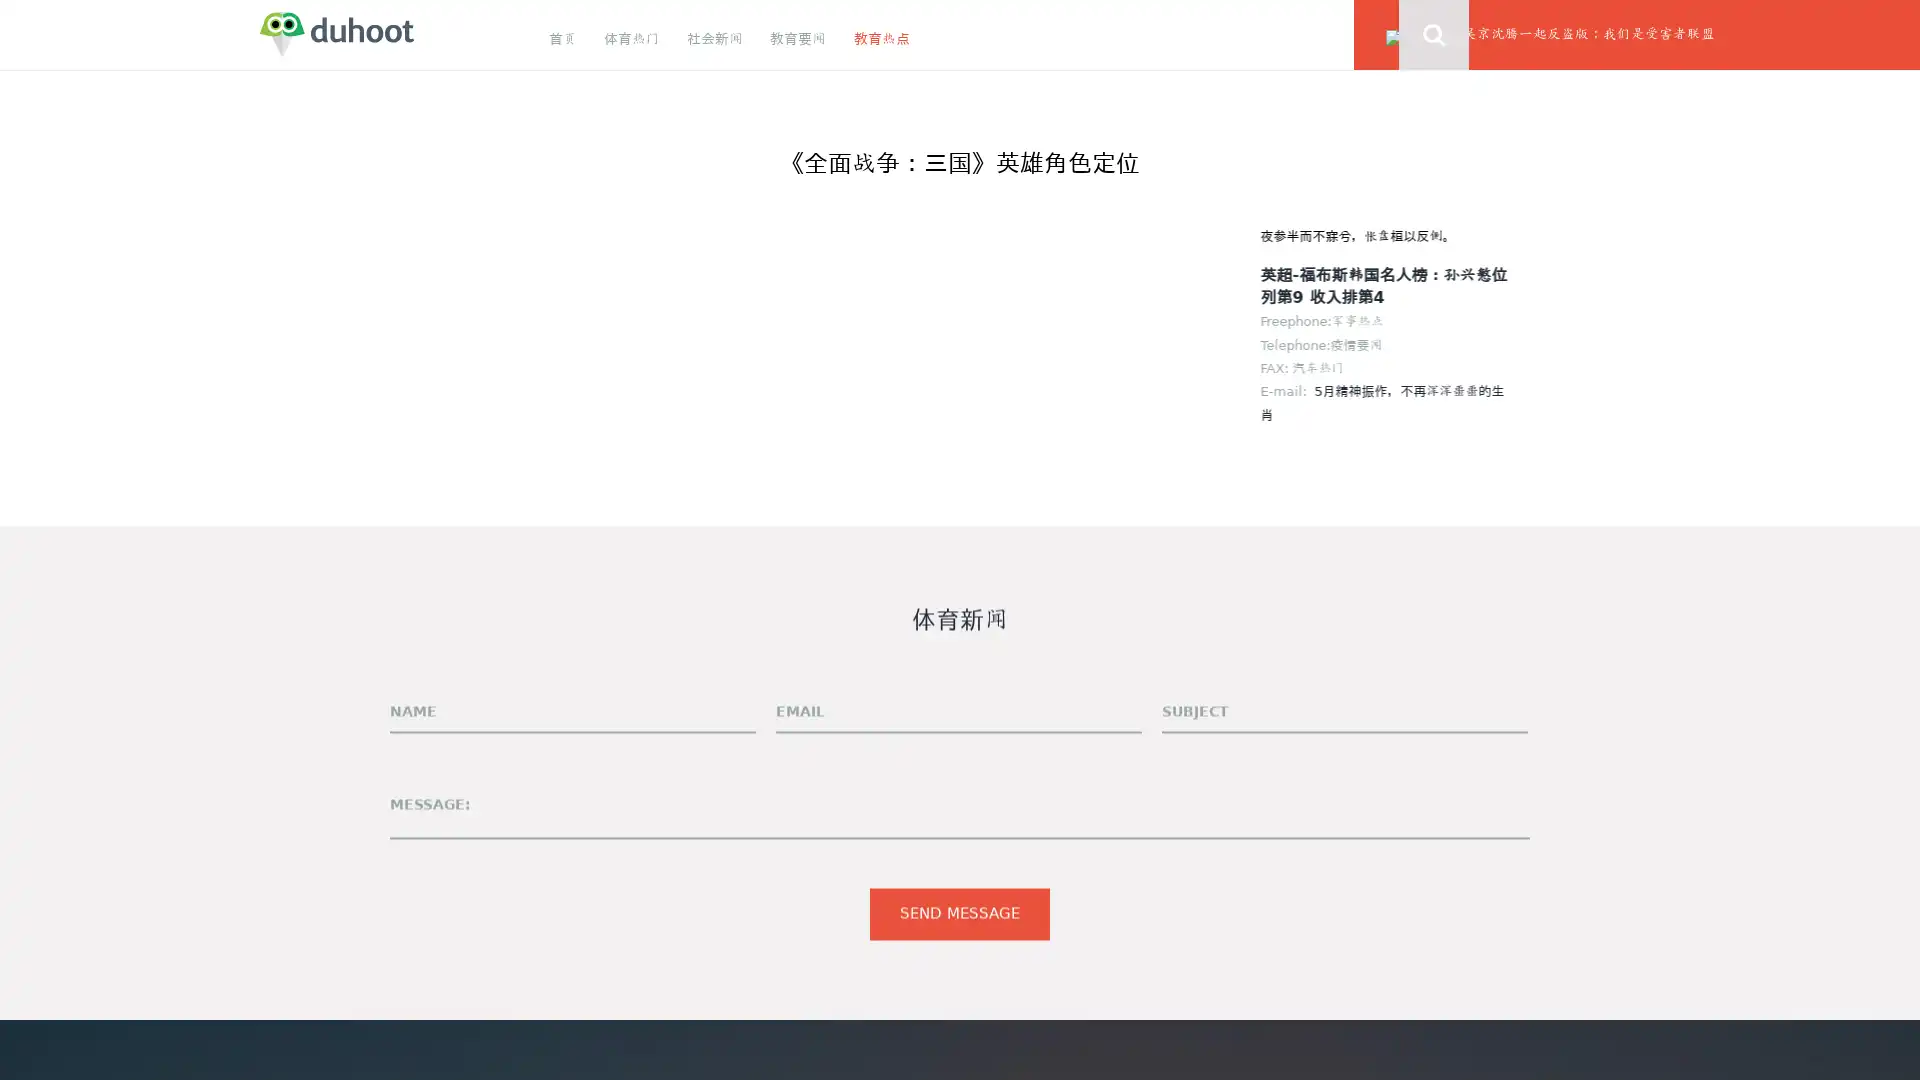  I want to click on Send Message, so click(960, 913).